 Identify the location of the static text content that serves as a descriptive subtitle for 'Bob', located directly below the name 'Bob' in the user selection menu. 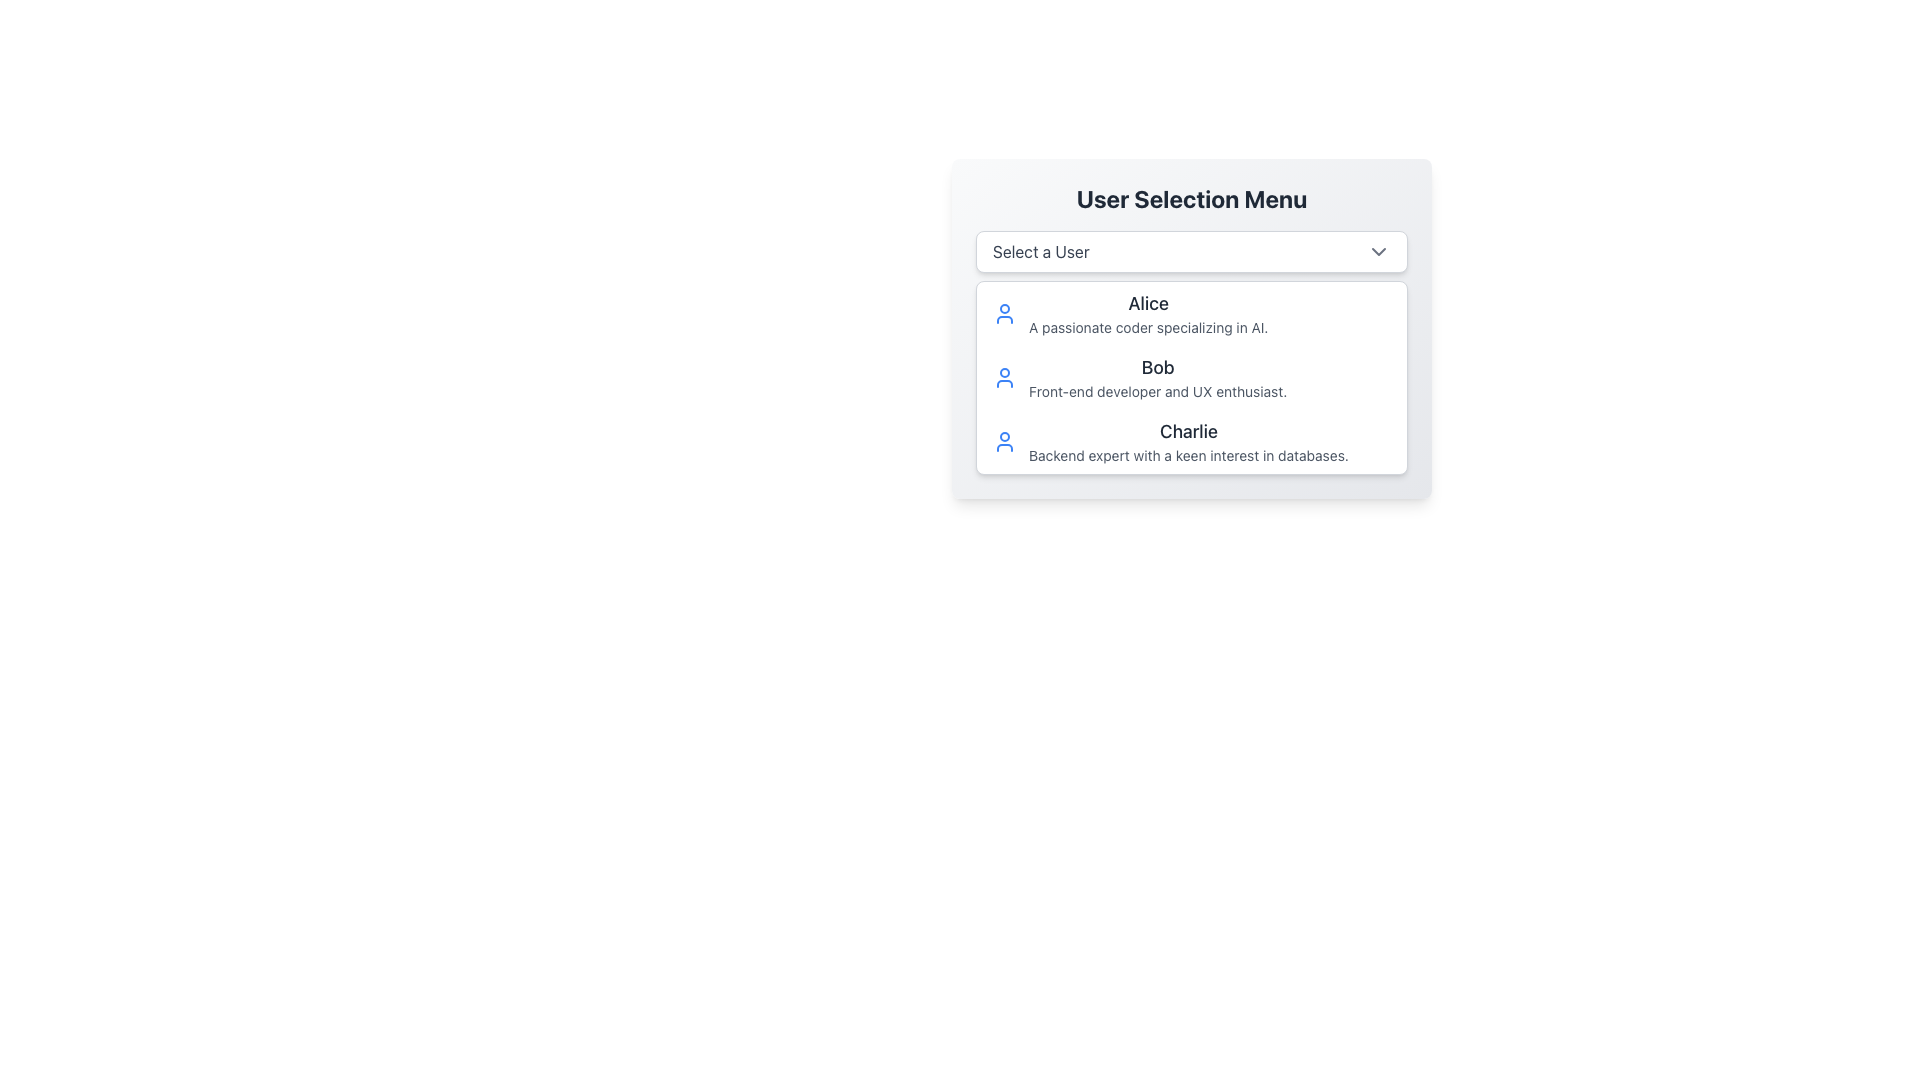
(1158, 392).